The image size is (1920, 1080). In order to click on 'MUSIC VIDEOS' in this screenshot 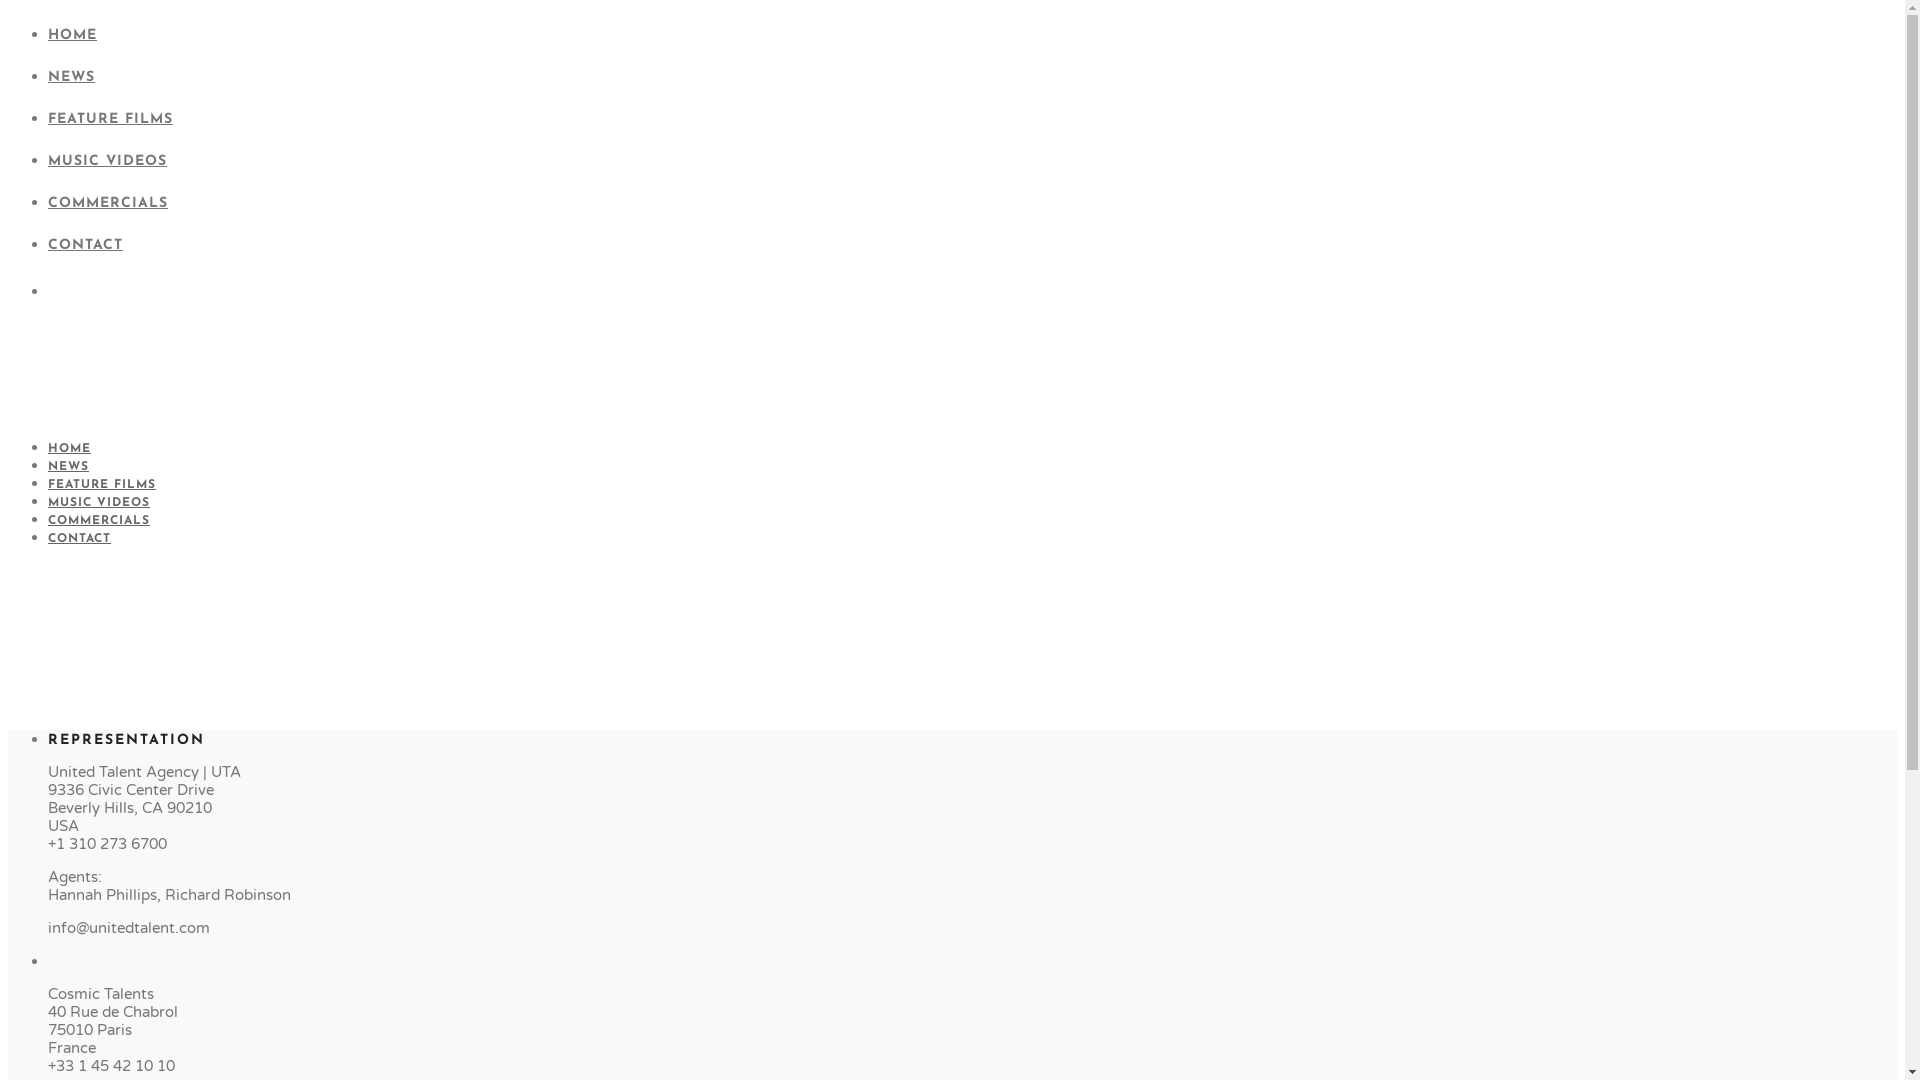, I will do `click(48, 160)`.